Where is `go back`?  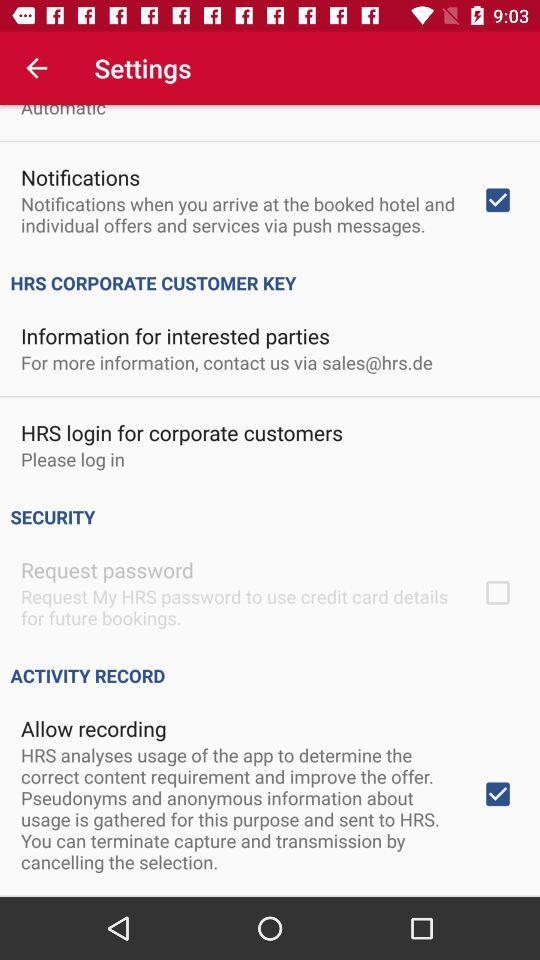
go back is located at coordinates (36, 68).